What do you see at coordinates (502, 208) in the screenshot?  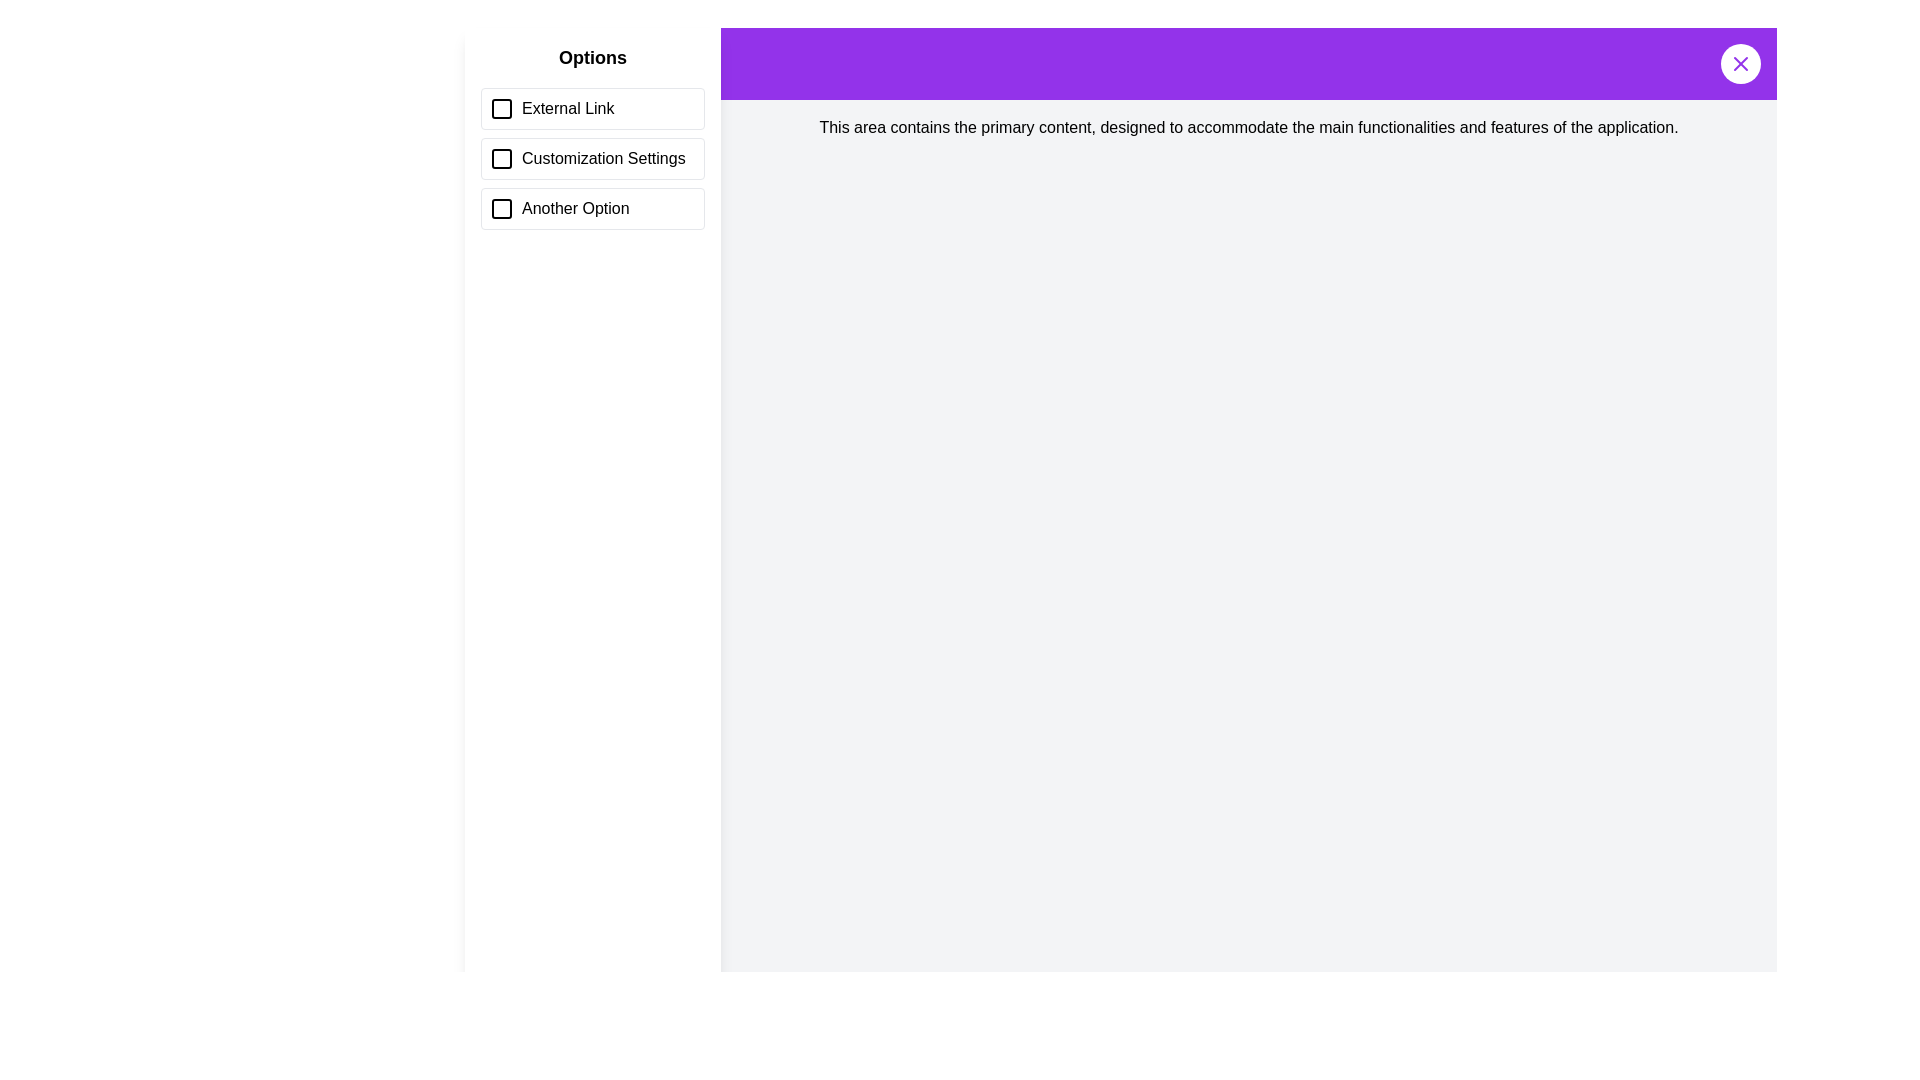 I see `the square-shaped icon located next to the text 'Another Option' in the third option of the 'Options' section` at bounding box center [502, 208].